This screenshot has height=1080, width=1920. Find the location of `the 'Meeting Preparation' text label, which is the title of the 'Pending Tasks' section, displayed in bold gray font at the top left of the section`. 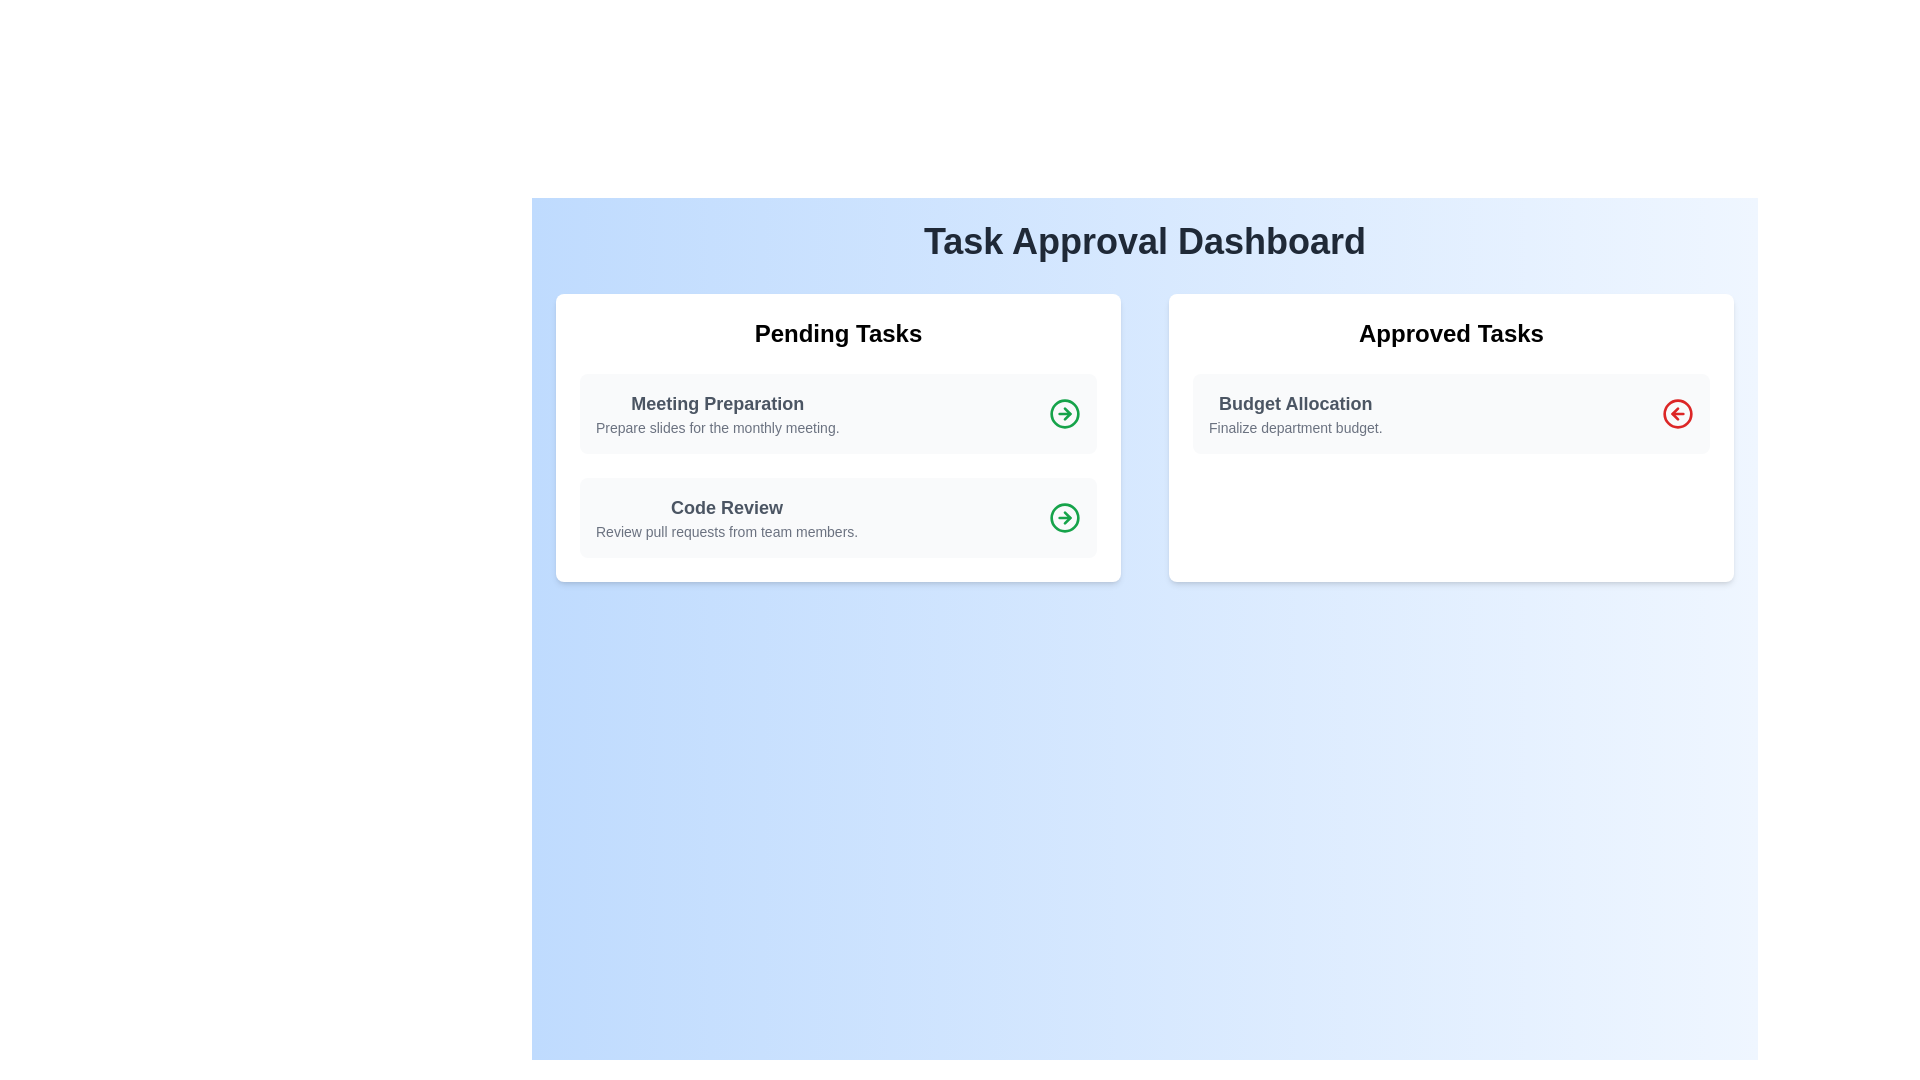

the 'Meeting Preparation' text label, which is the title of the 'Pending Tasks' section, displayed in bold gray font at the top left of the section is located at coordinates (717, 404).